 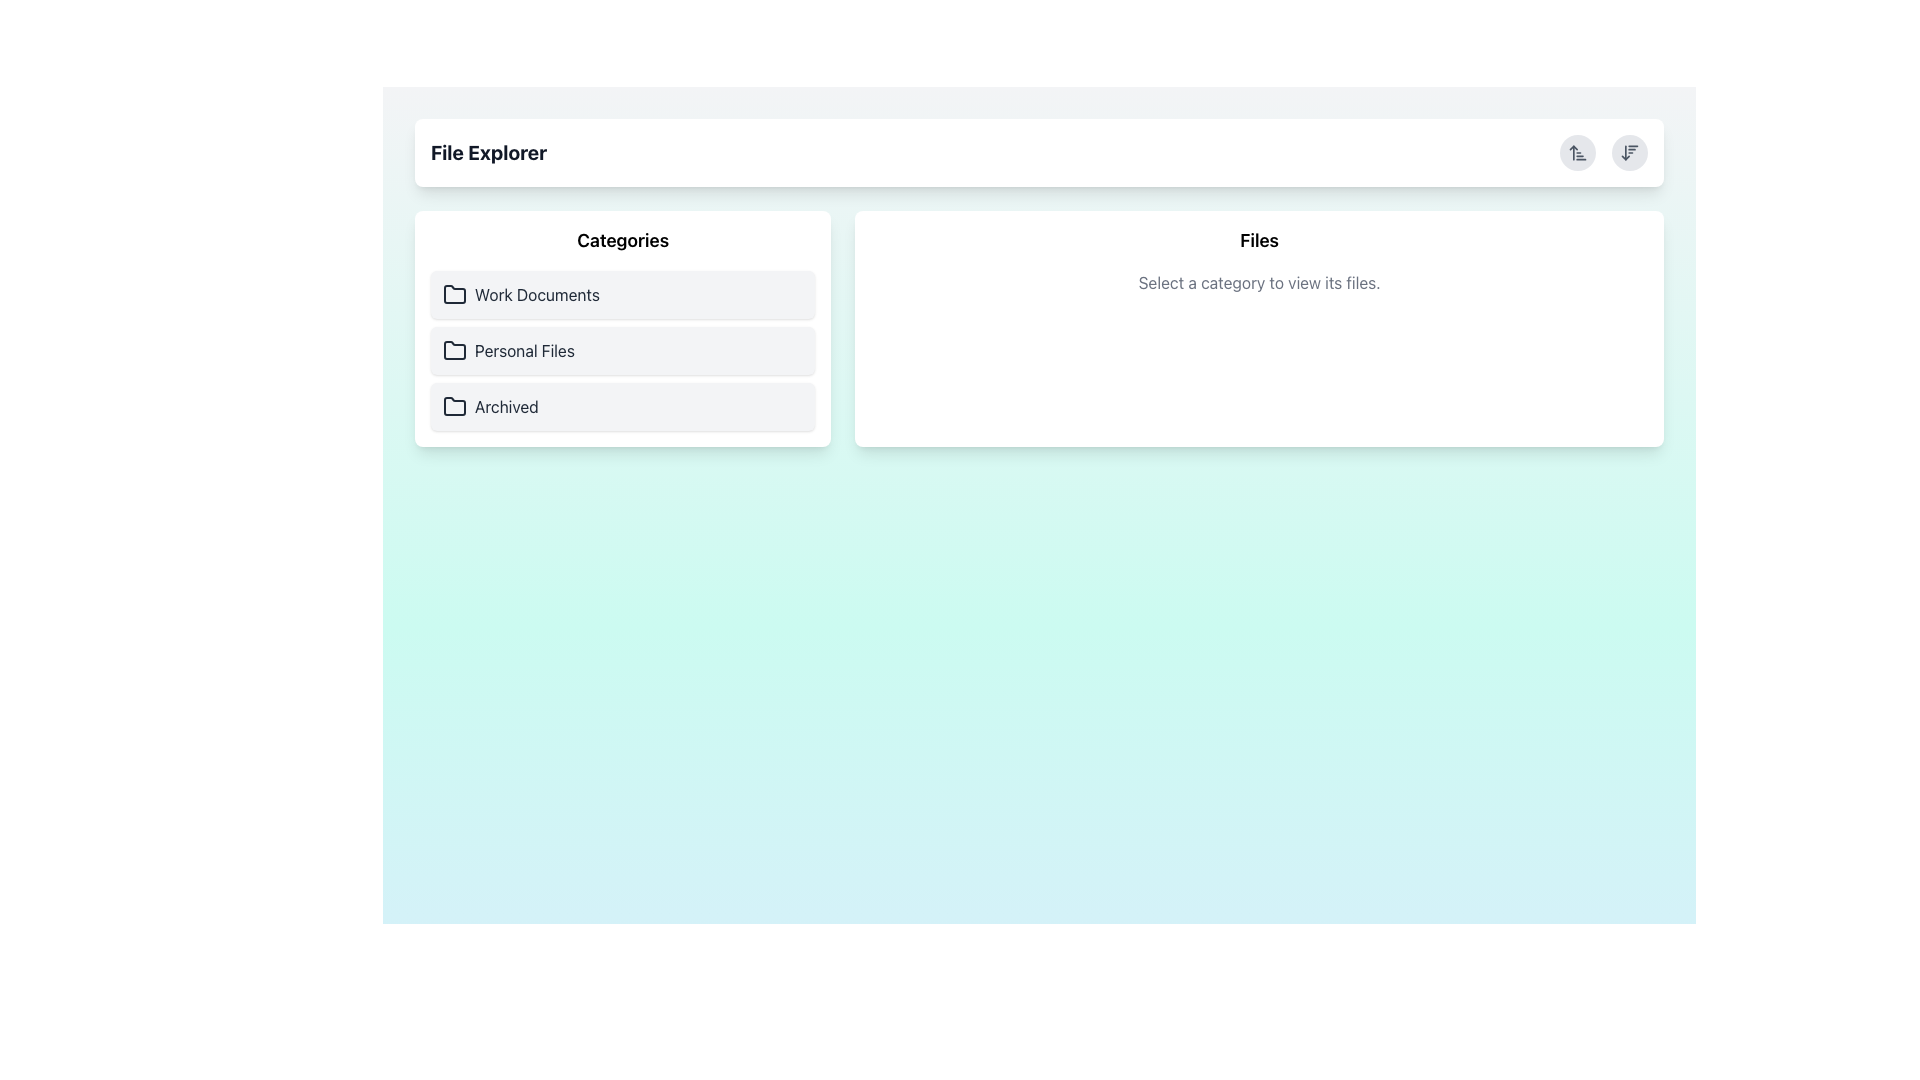 What do you see at coordinates (454, 294) in the screenshot?
I see `the folder icon styled with a simple outline design, located to the left of the text 'Work Documents' in the 'Categories' list` at bounding box center [454, 294].